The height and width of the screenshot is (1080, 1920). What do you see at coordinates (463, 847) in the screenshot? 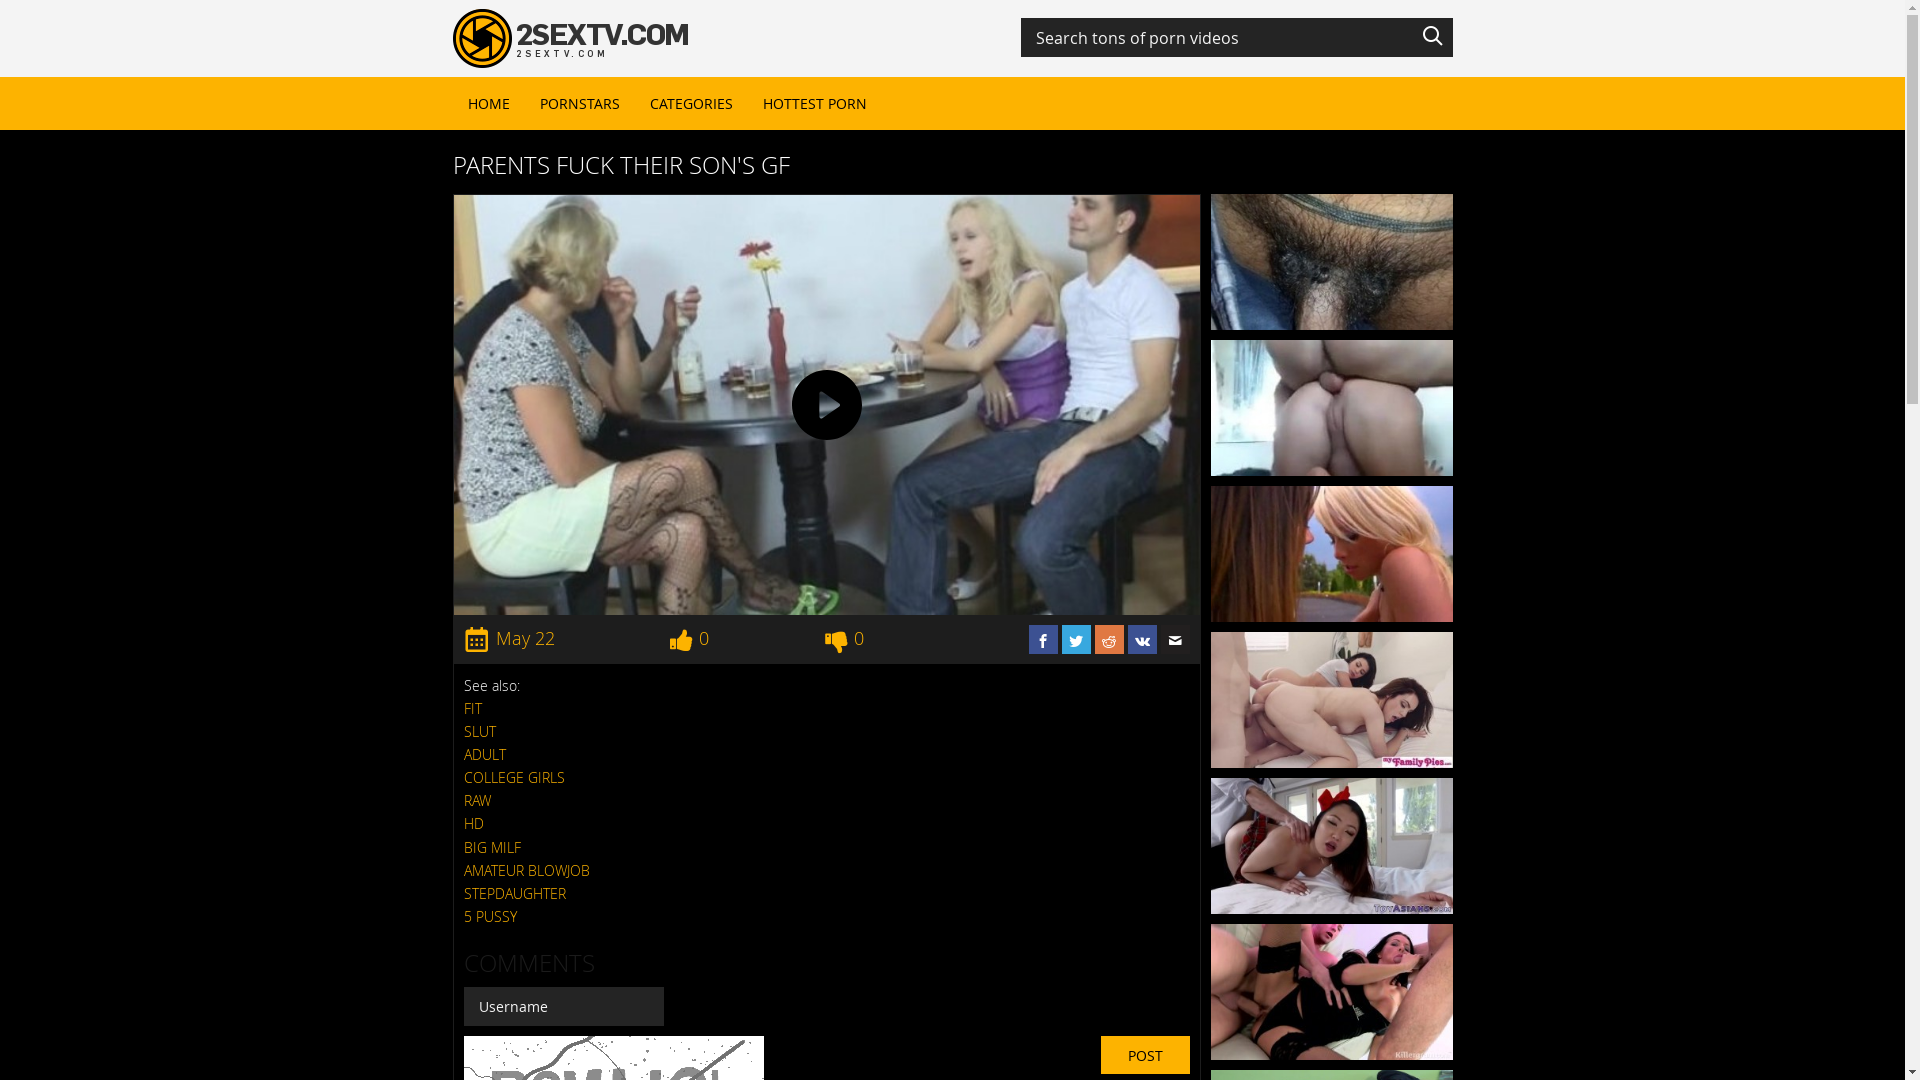
I see `'BIG MILF'` at bounding box center [463, 847].